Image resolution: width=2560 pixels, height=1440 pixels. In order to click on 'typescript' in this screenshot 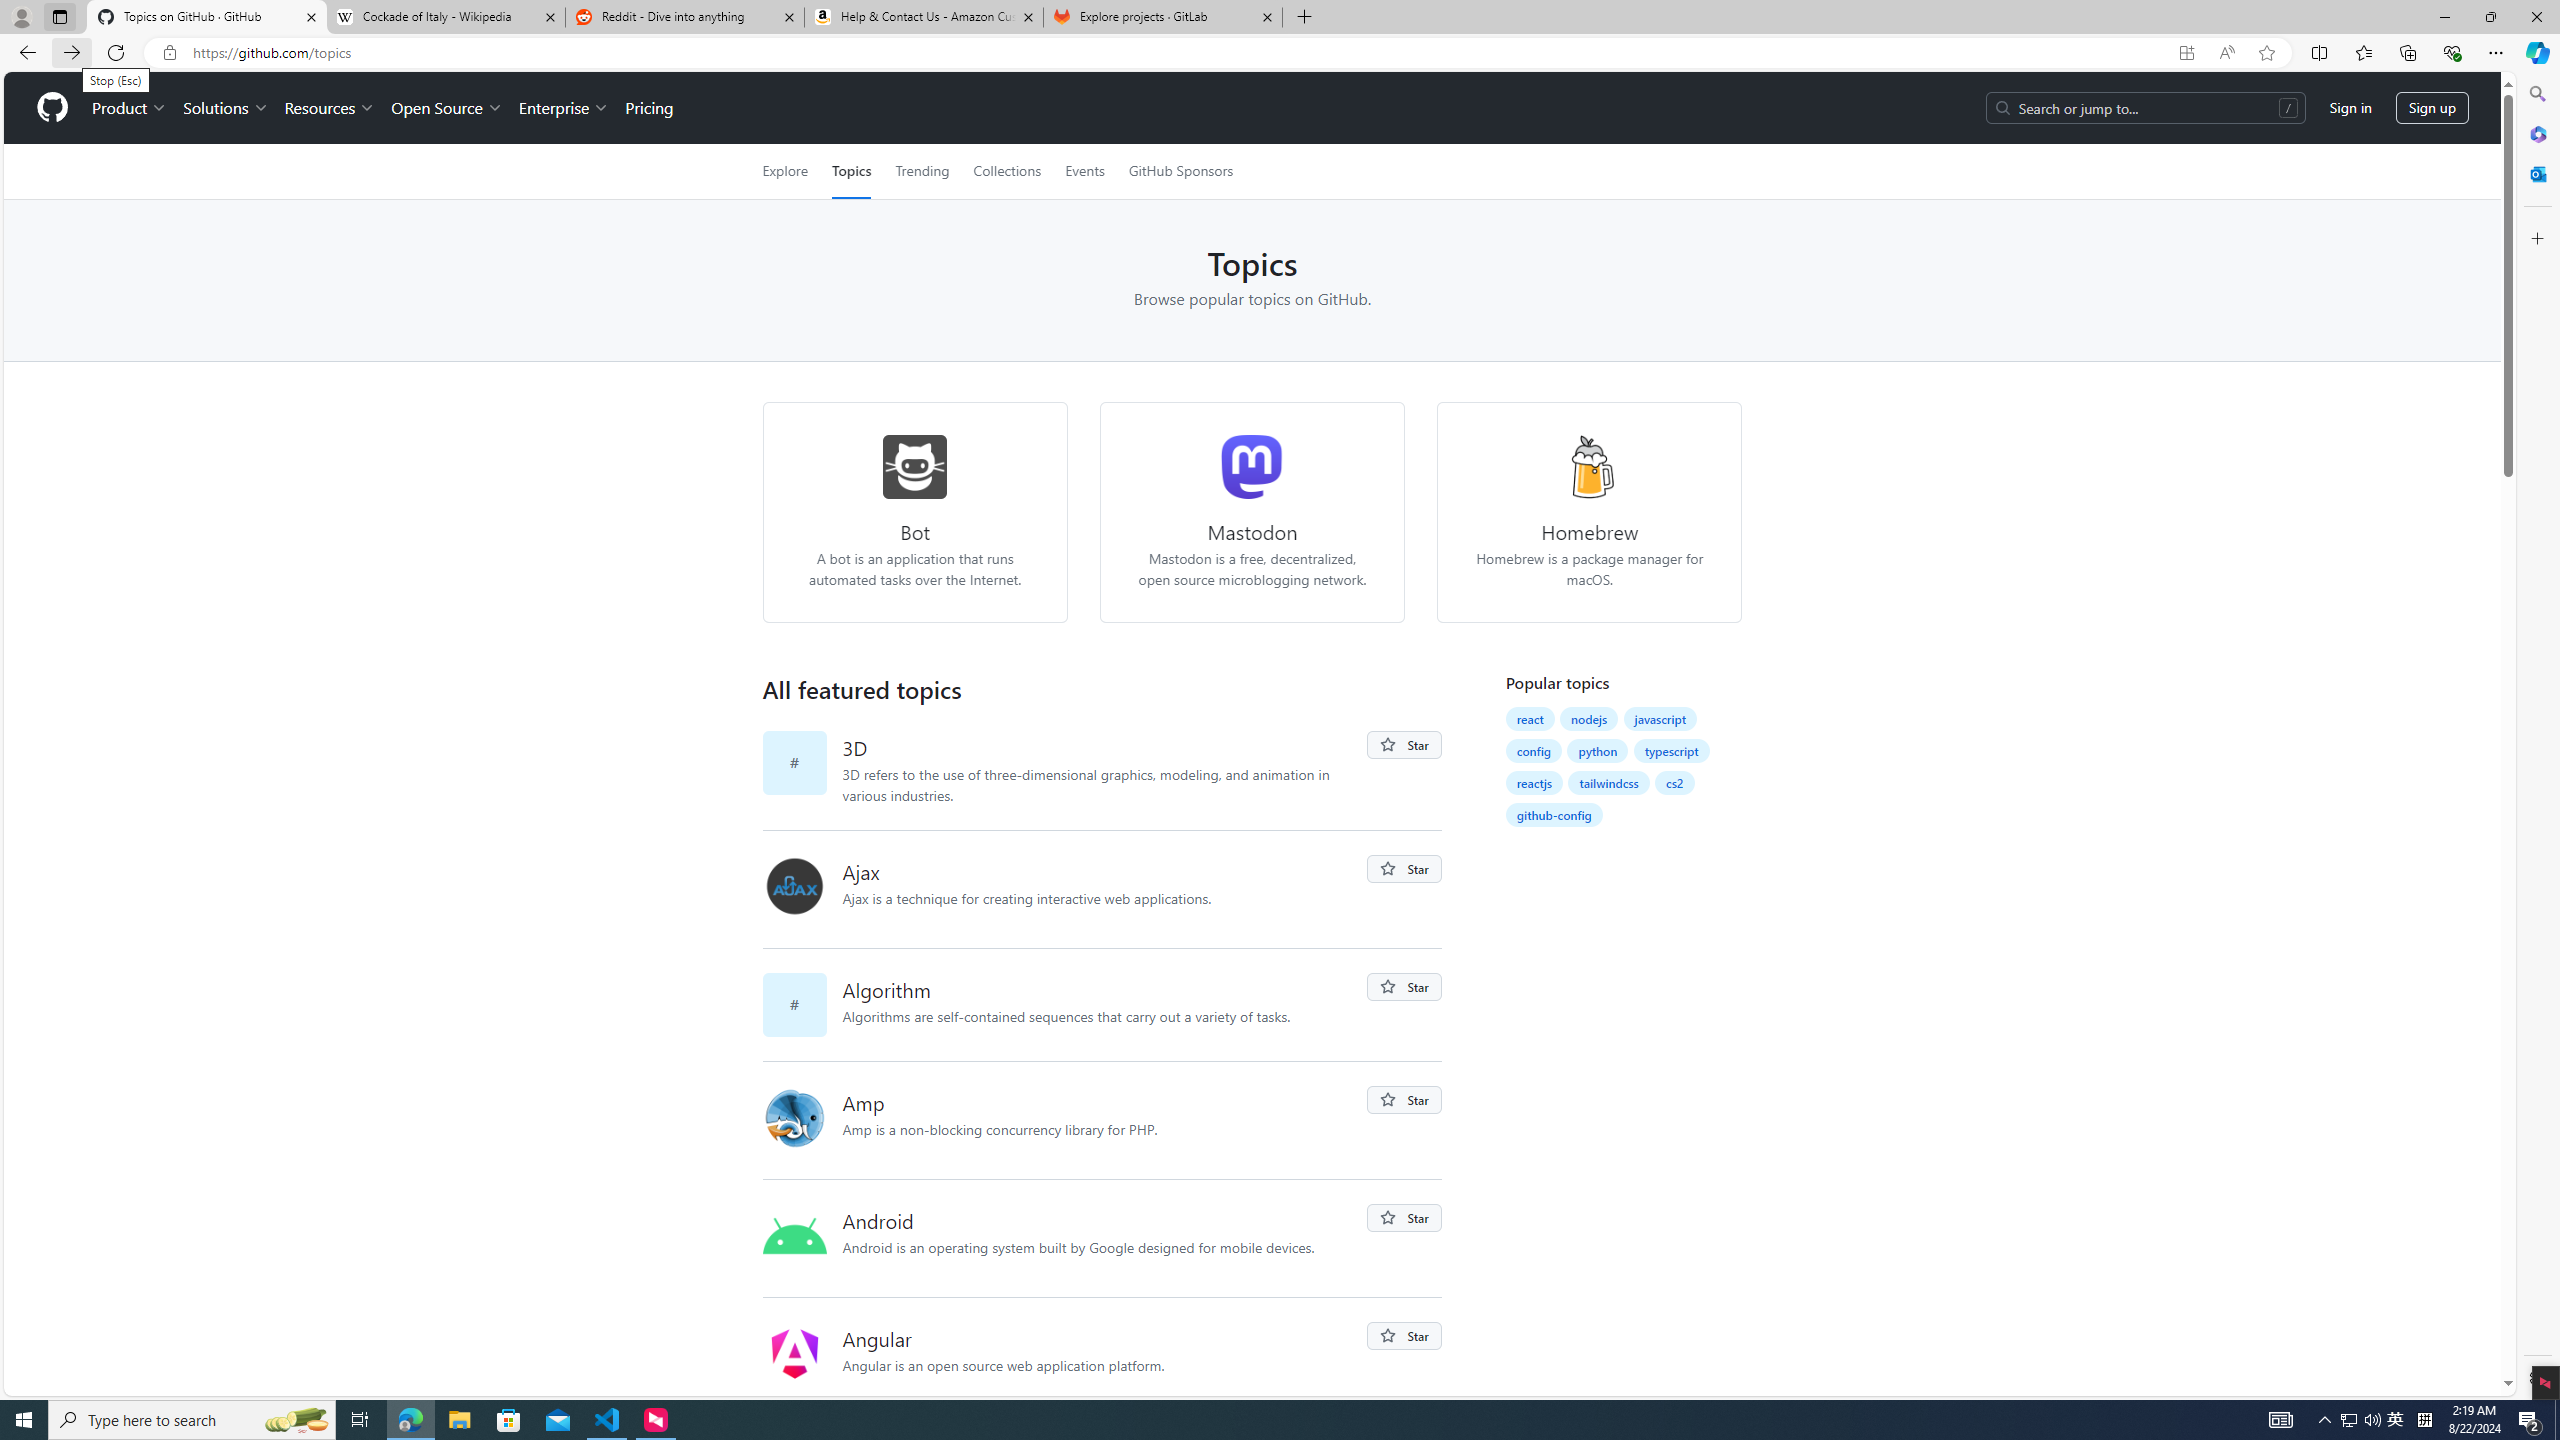, I will do `click(1671, 750)`.